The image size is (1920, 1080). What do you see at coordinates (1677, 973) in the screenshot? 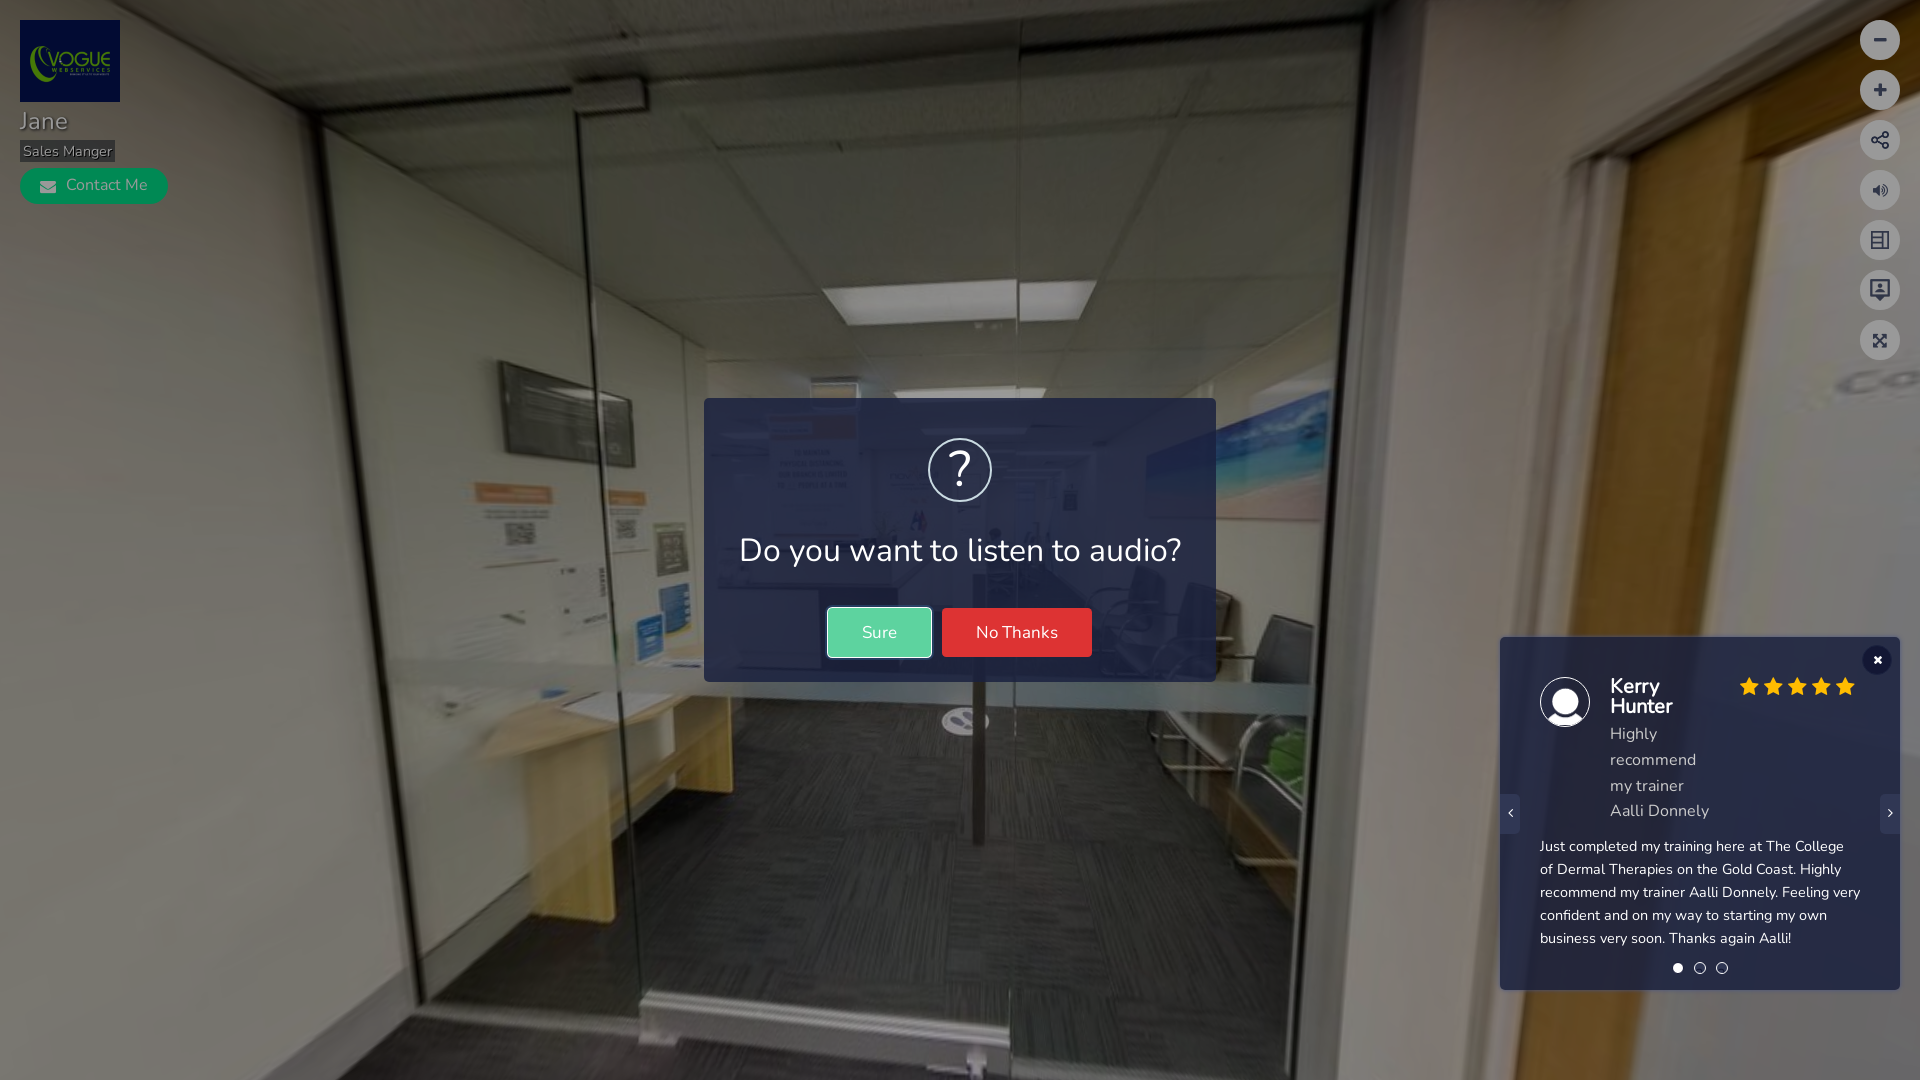
I see `'1'` at bounding box center [1677, 973].